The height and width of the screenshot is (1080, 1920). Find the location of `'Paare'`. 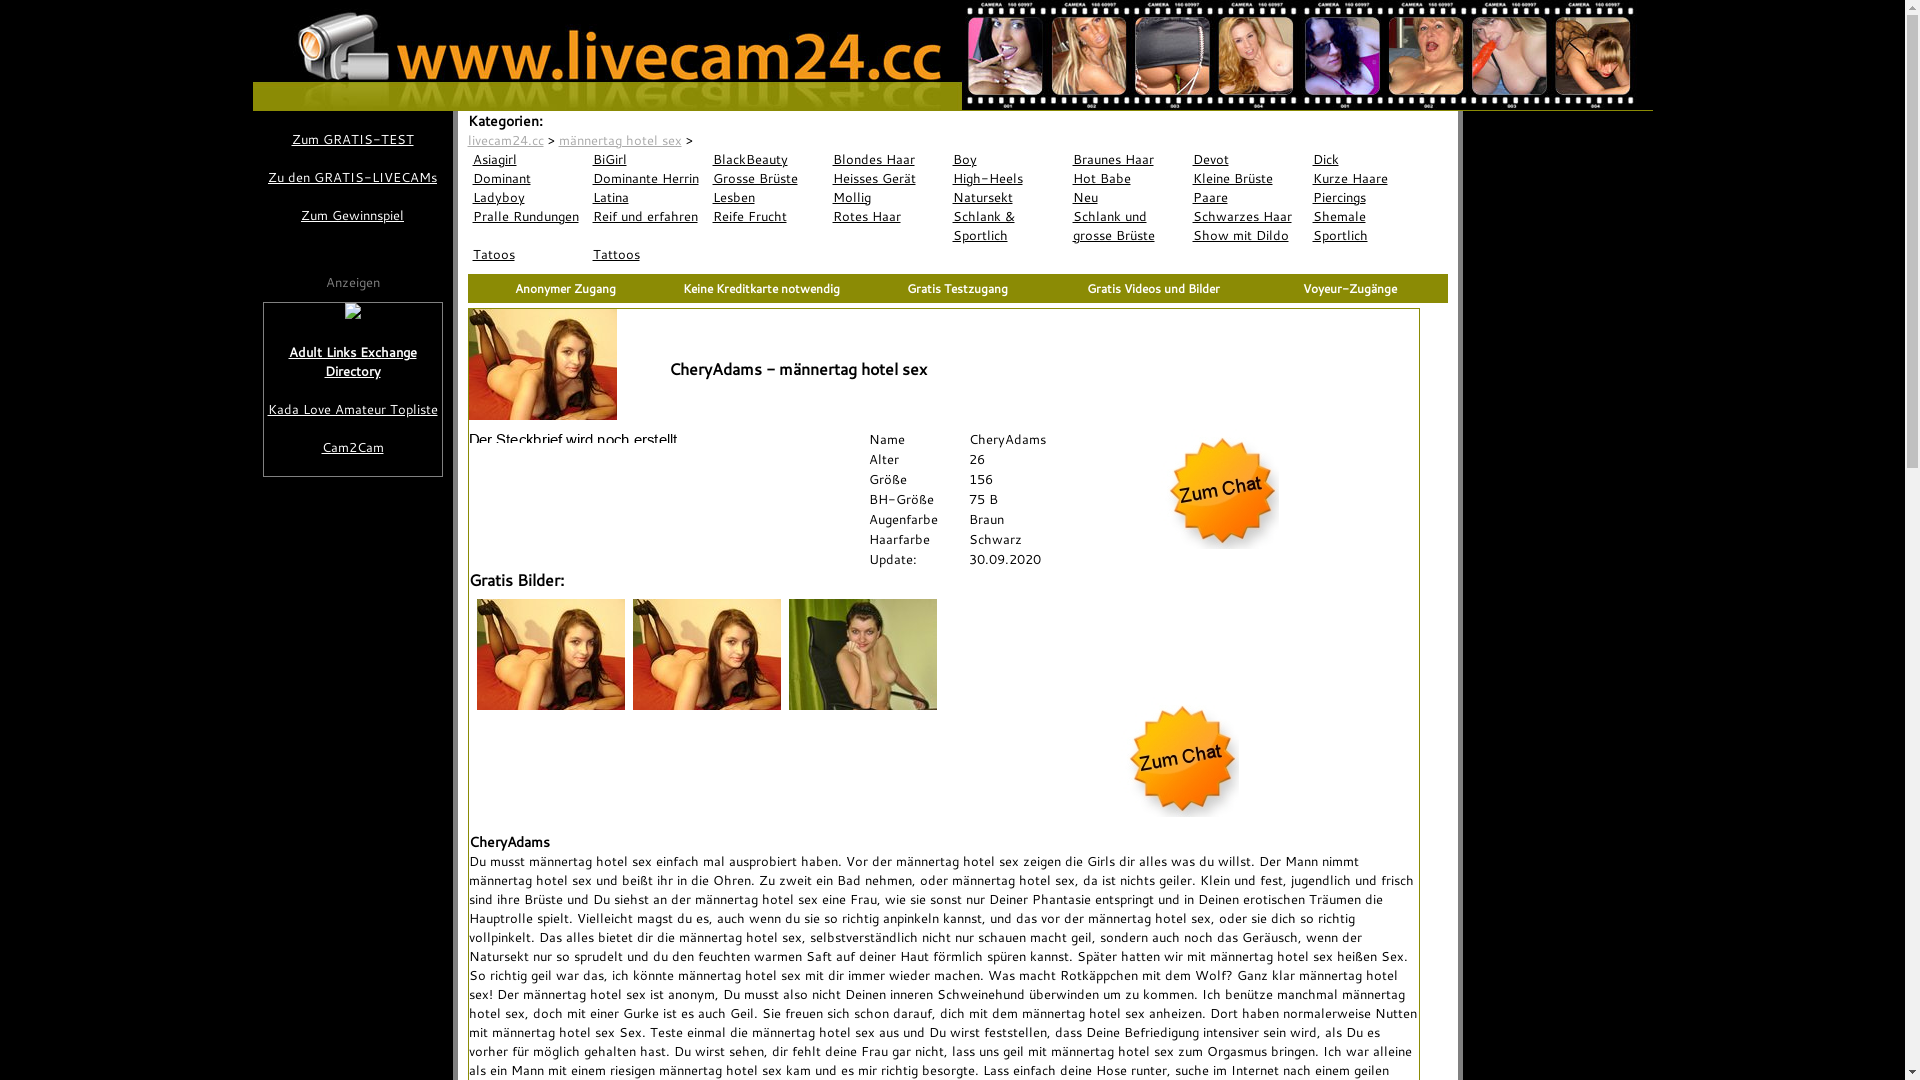

'Paare' is located at coordinates (1247, 197).